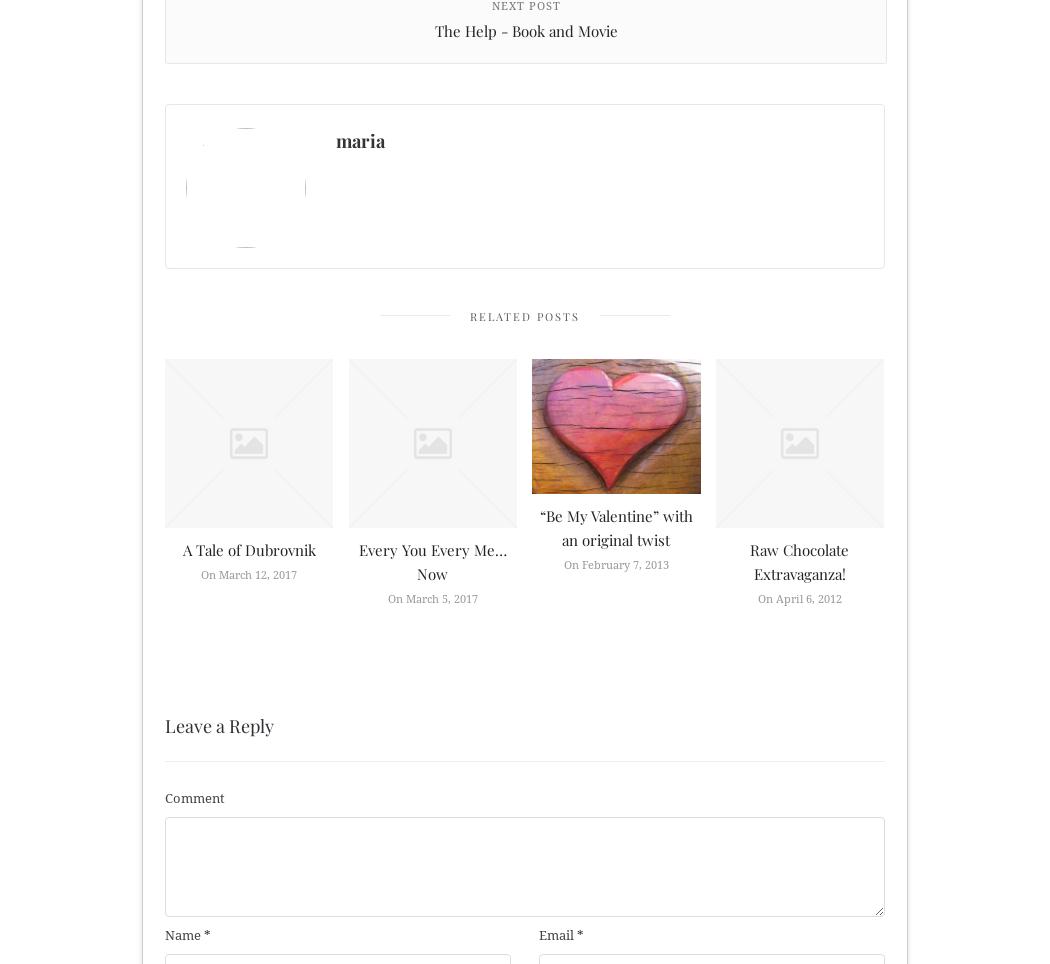 This screenshot has width=1050, height=964. Describe the element at coordinates (218, 724) in the screenshot. I see `'Leave a Reply'` at that location.